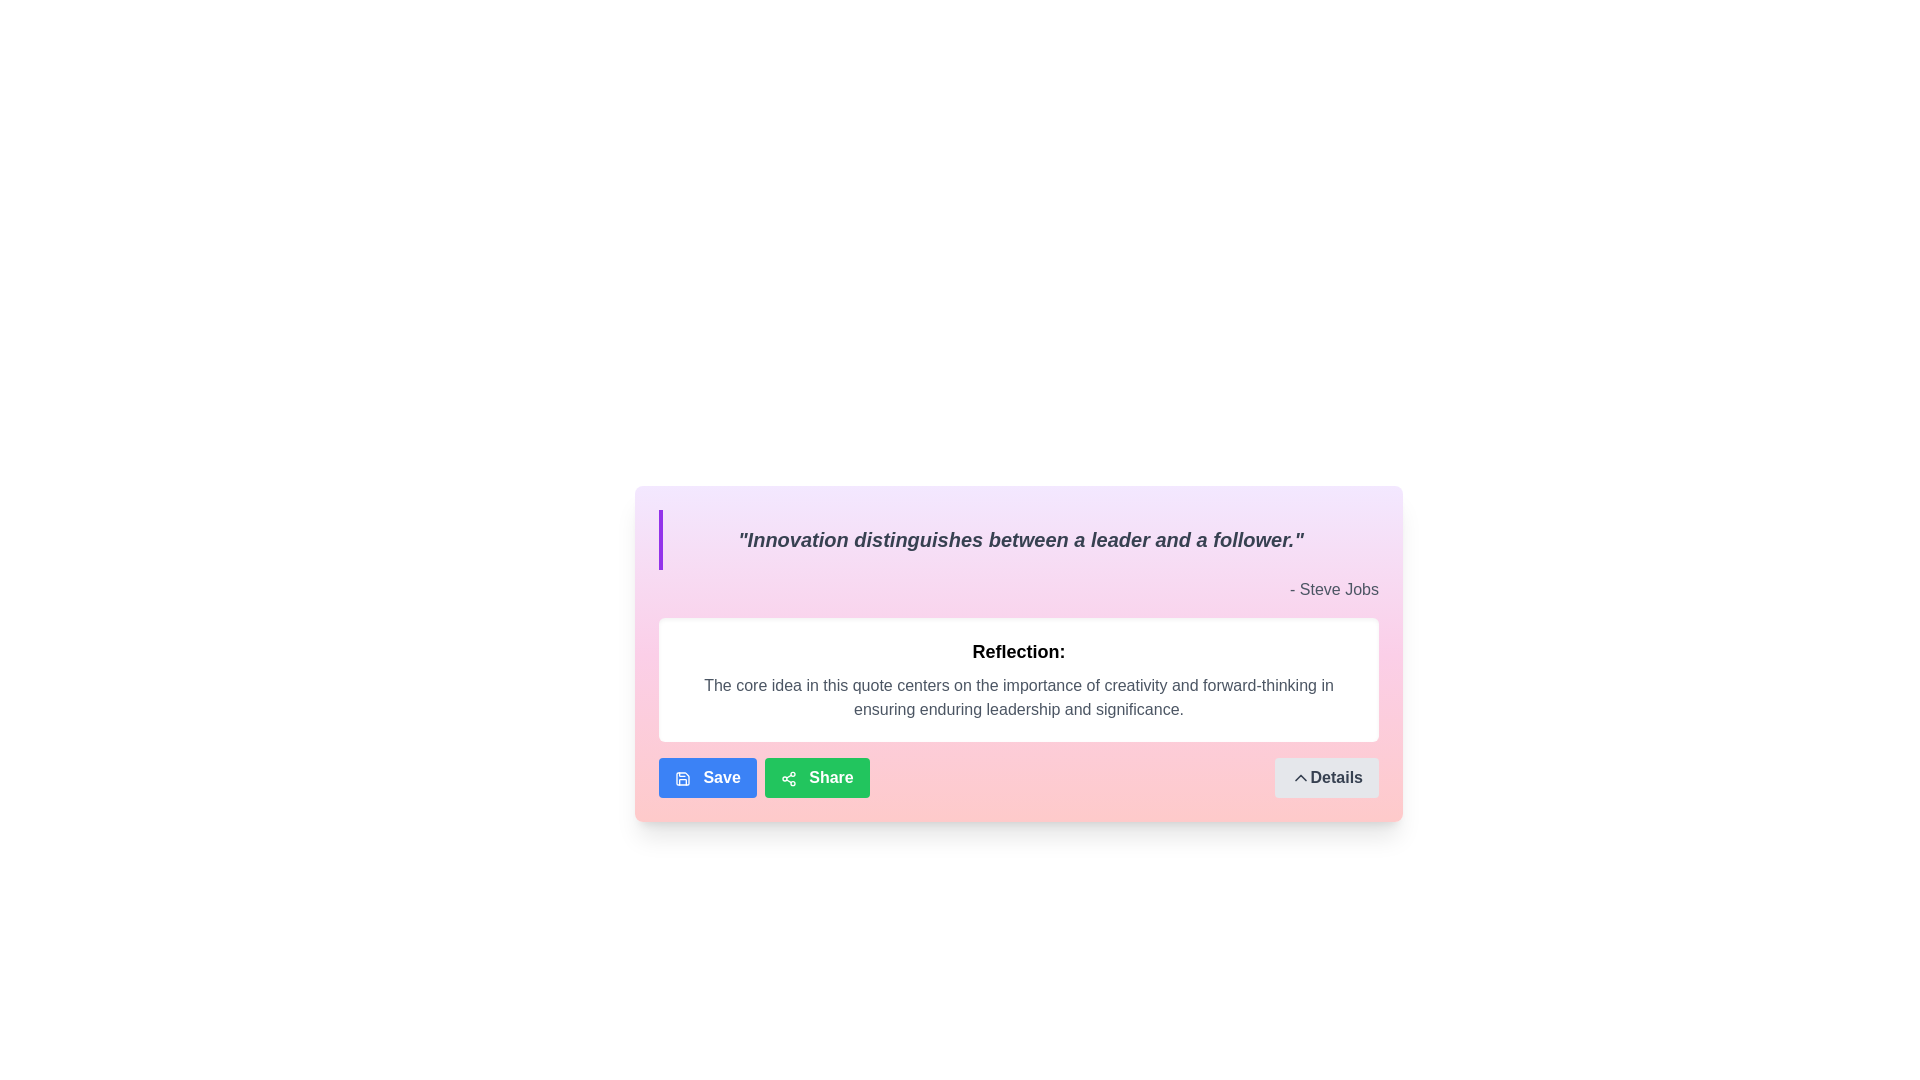  What do you see at coordinates (682, 777) in the screenshot?
I see `the save icon, which is a minimalist diskette styled button with a blue background and white text labeled 'Save', located at the bottom left of the visible card` at bounding box center [682, 777].